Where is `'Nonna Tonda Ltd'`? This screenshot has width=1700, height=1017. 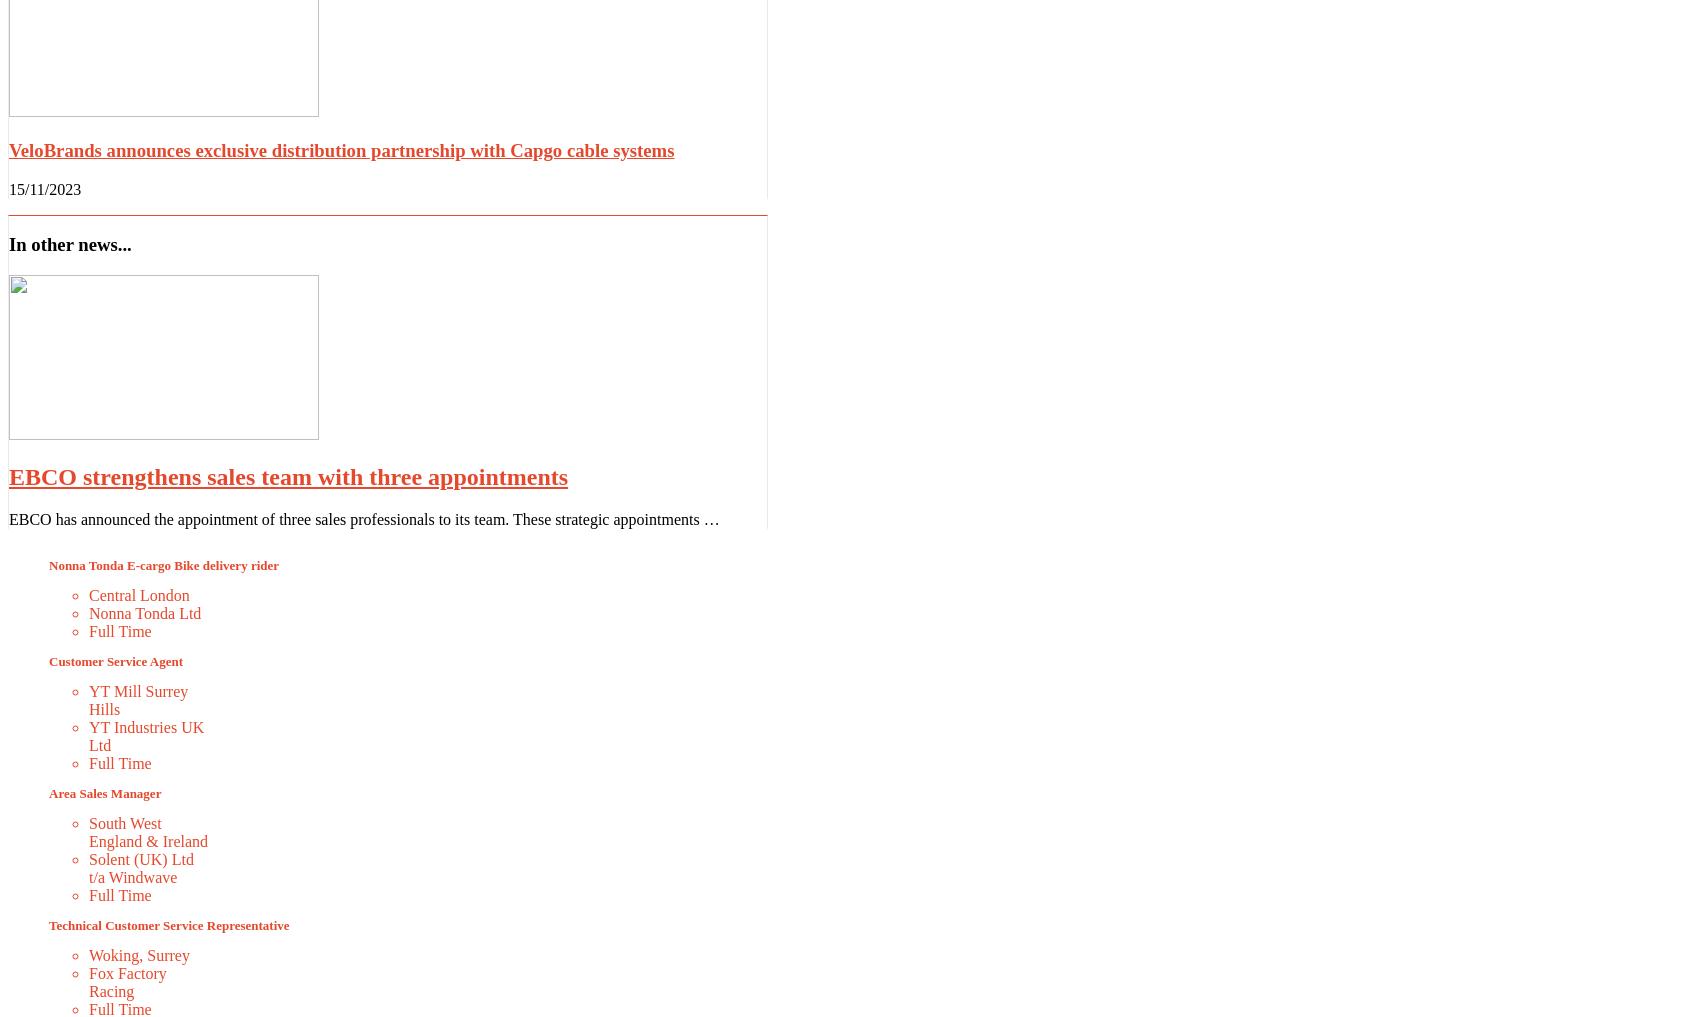 'Nonna Tonda Ltd' is located at coordinates (144, 611).